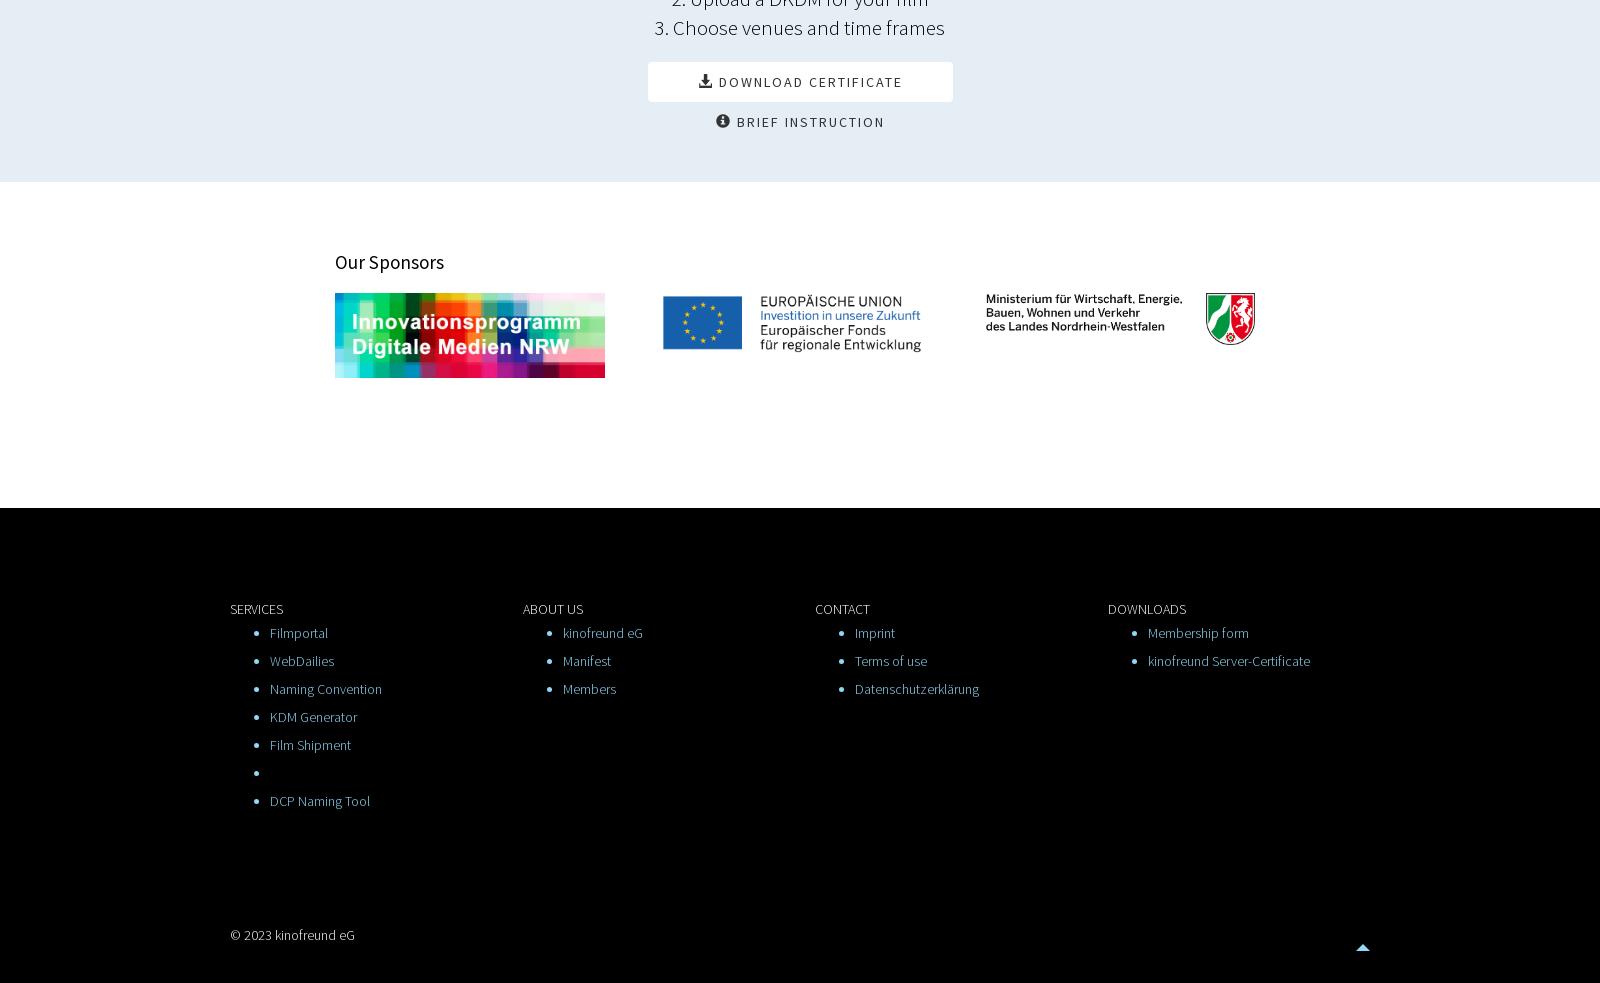 Image resolution: width=1600 pixels, height=983 pixels. Describe the element at coordinates (313, 716) in the screenshot. I see `'KDM Generator'` at that location.